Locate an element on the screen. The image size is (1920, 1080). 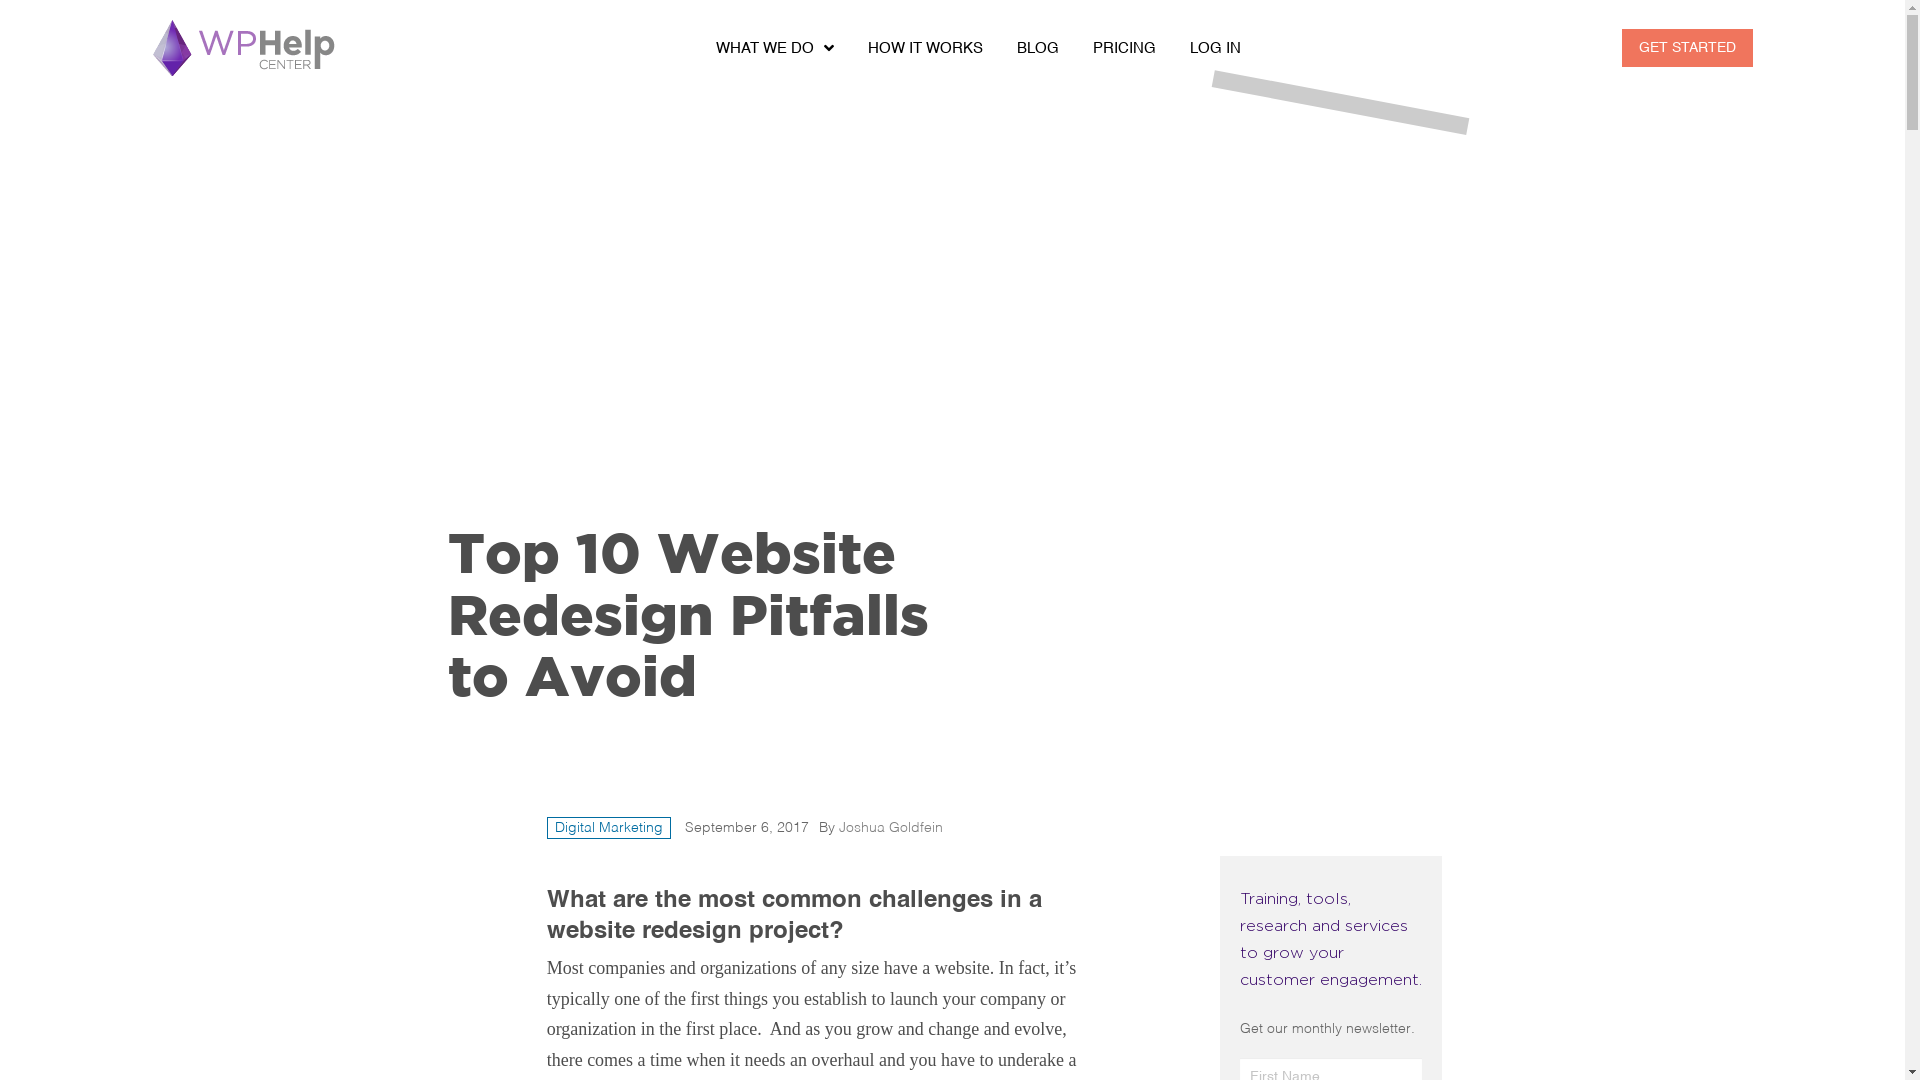
'WHAT WE DO' is located at coordinates (697, 46).